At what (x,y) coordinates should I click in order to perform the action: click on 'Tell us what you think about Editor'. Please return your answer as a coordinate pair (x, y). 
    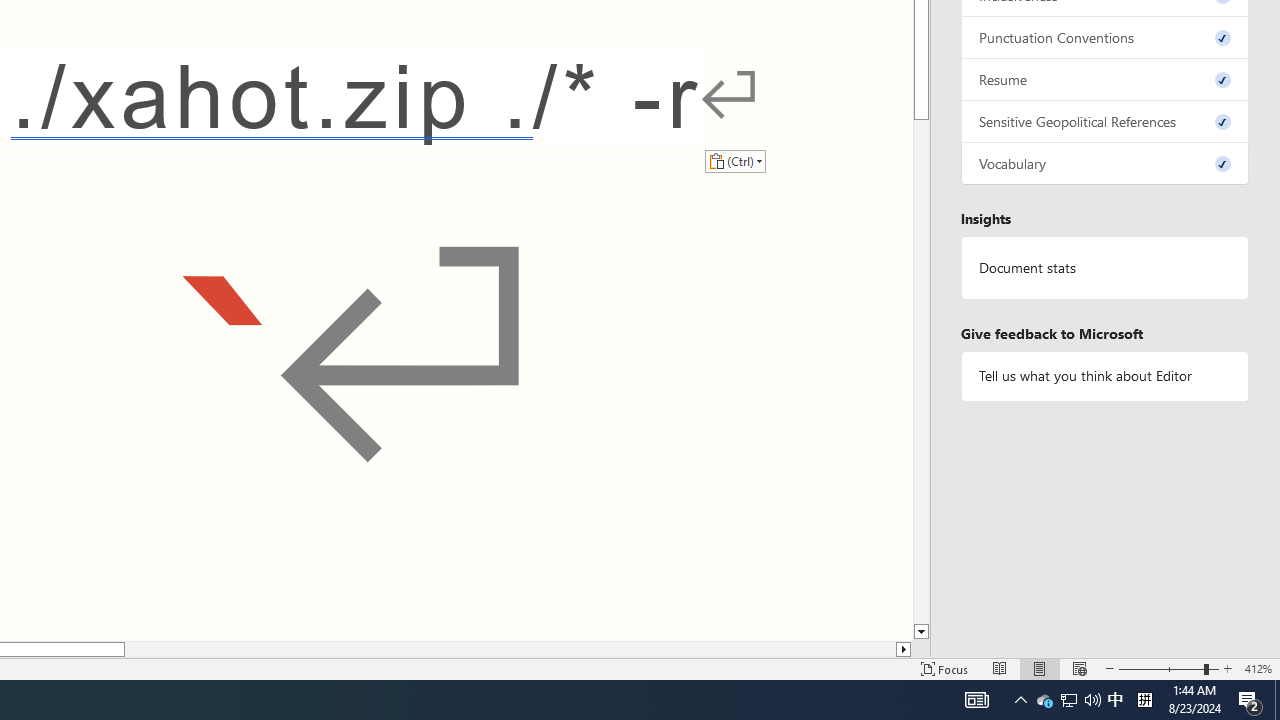
    Looking at the image, I should click on (1104, 376).